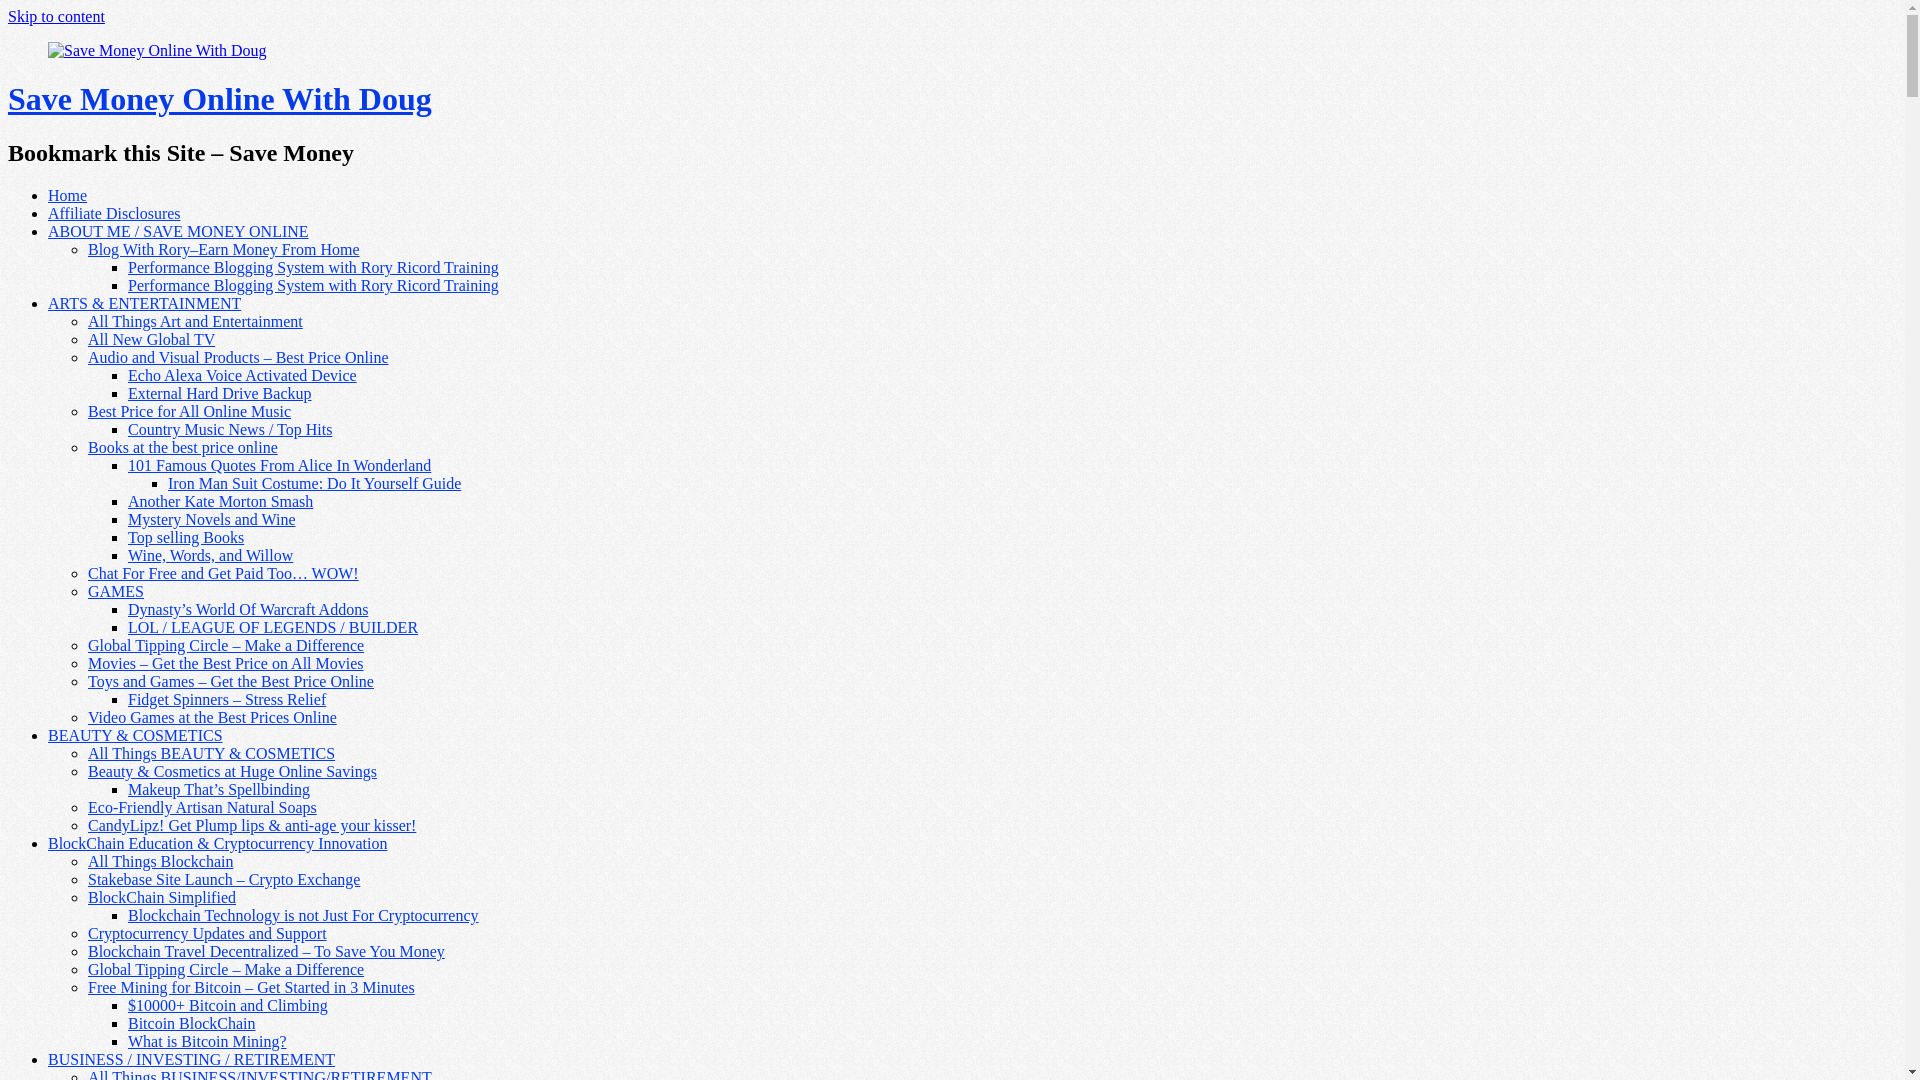 The width and height of the screenshot is (1920, 1080). What do you see at coordinates (127, 536) in the screenshot?
I see `'Top selling Books'` at bounding box center [127, 536].